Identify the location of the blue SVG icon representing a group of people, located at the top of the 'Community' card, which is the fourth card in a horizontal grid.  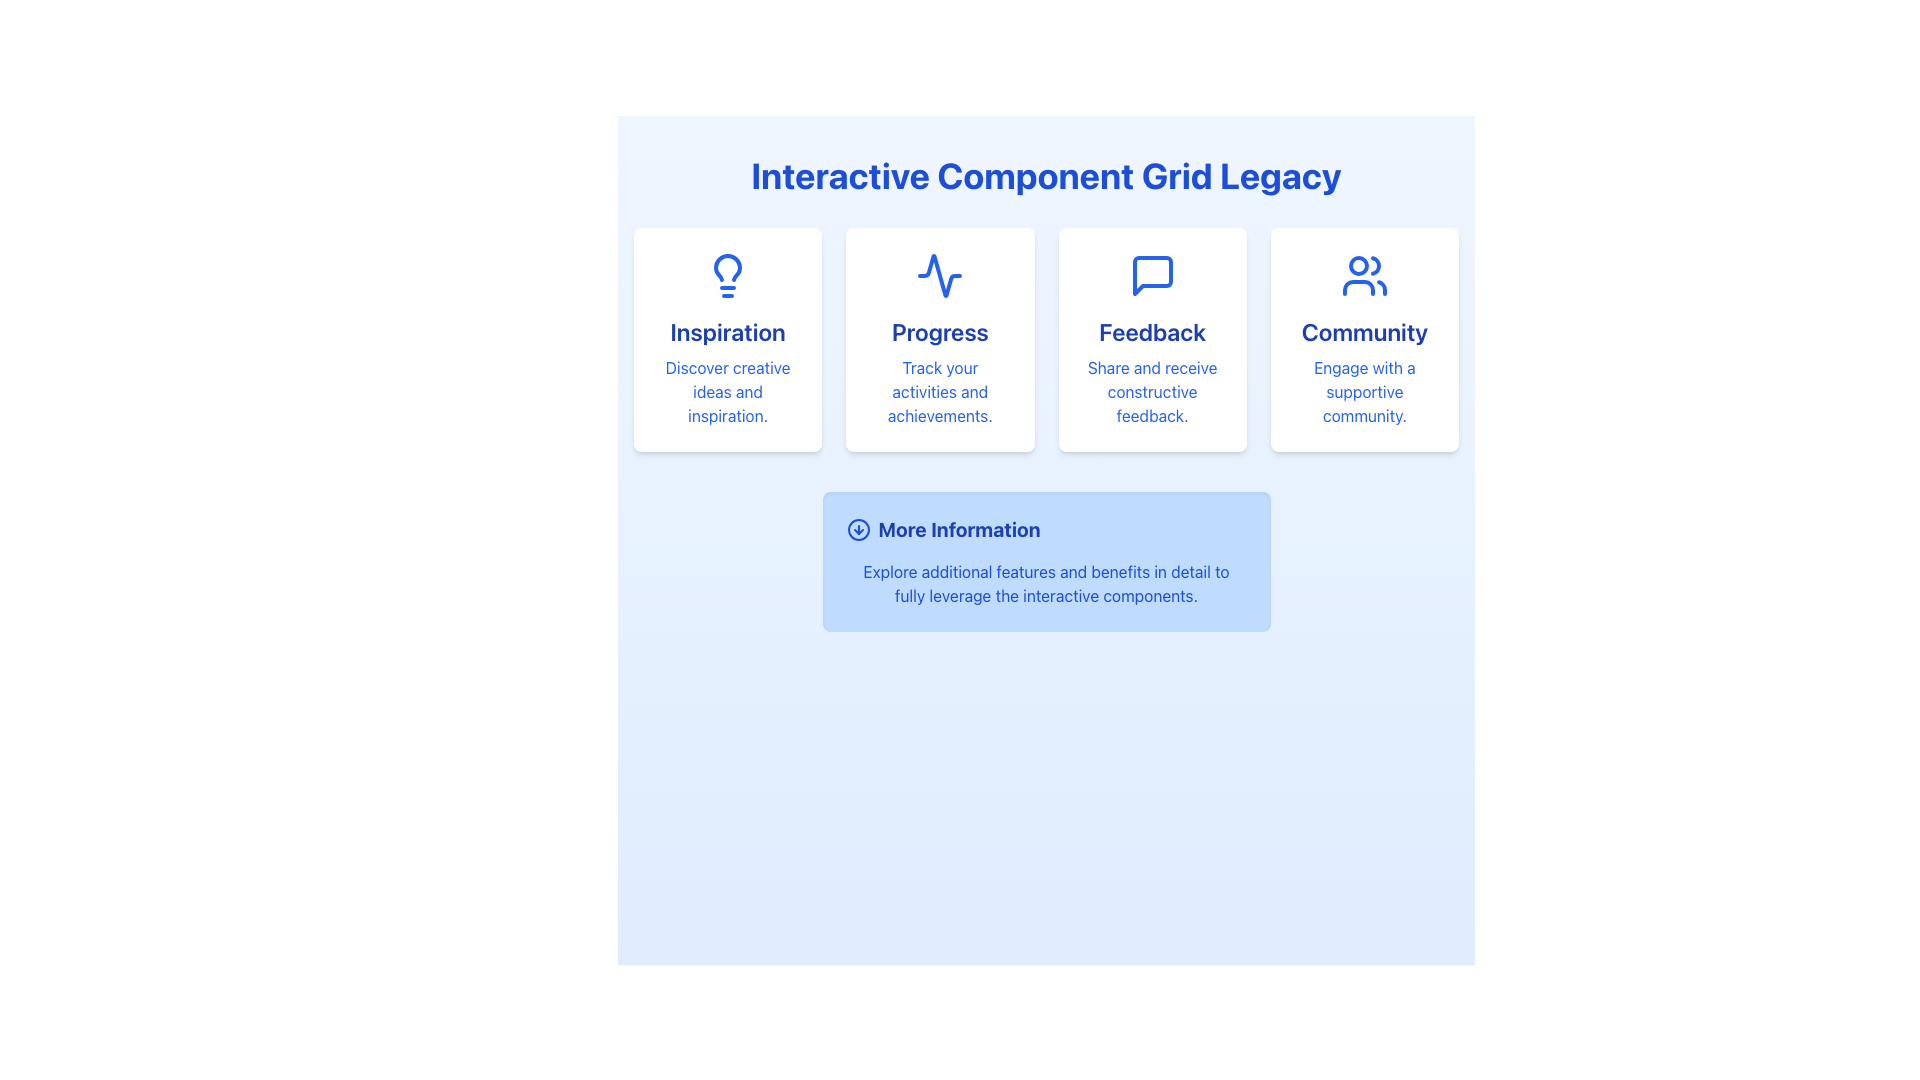
(1363, 276).